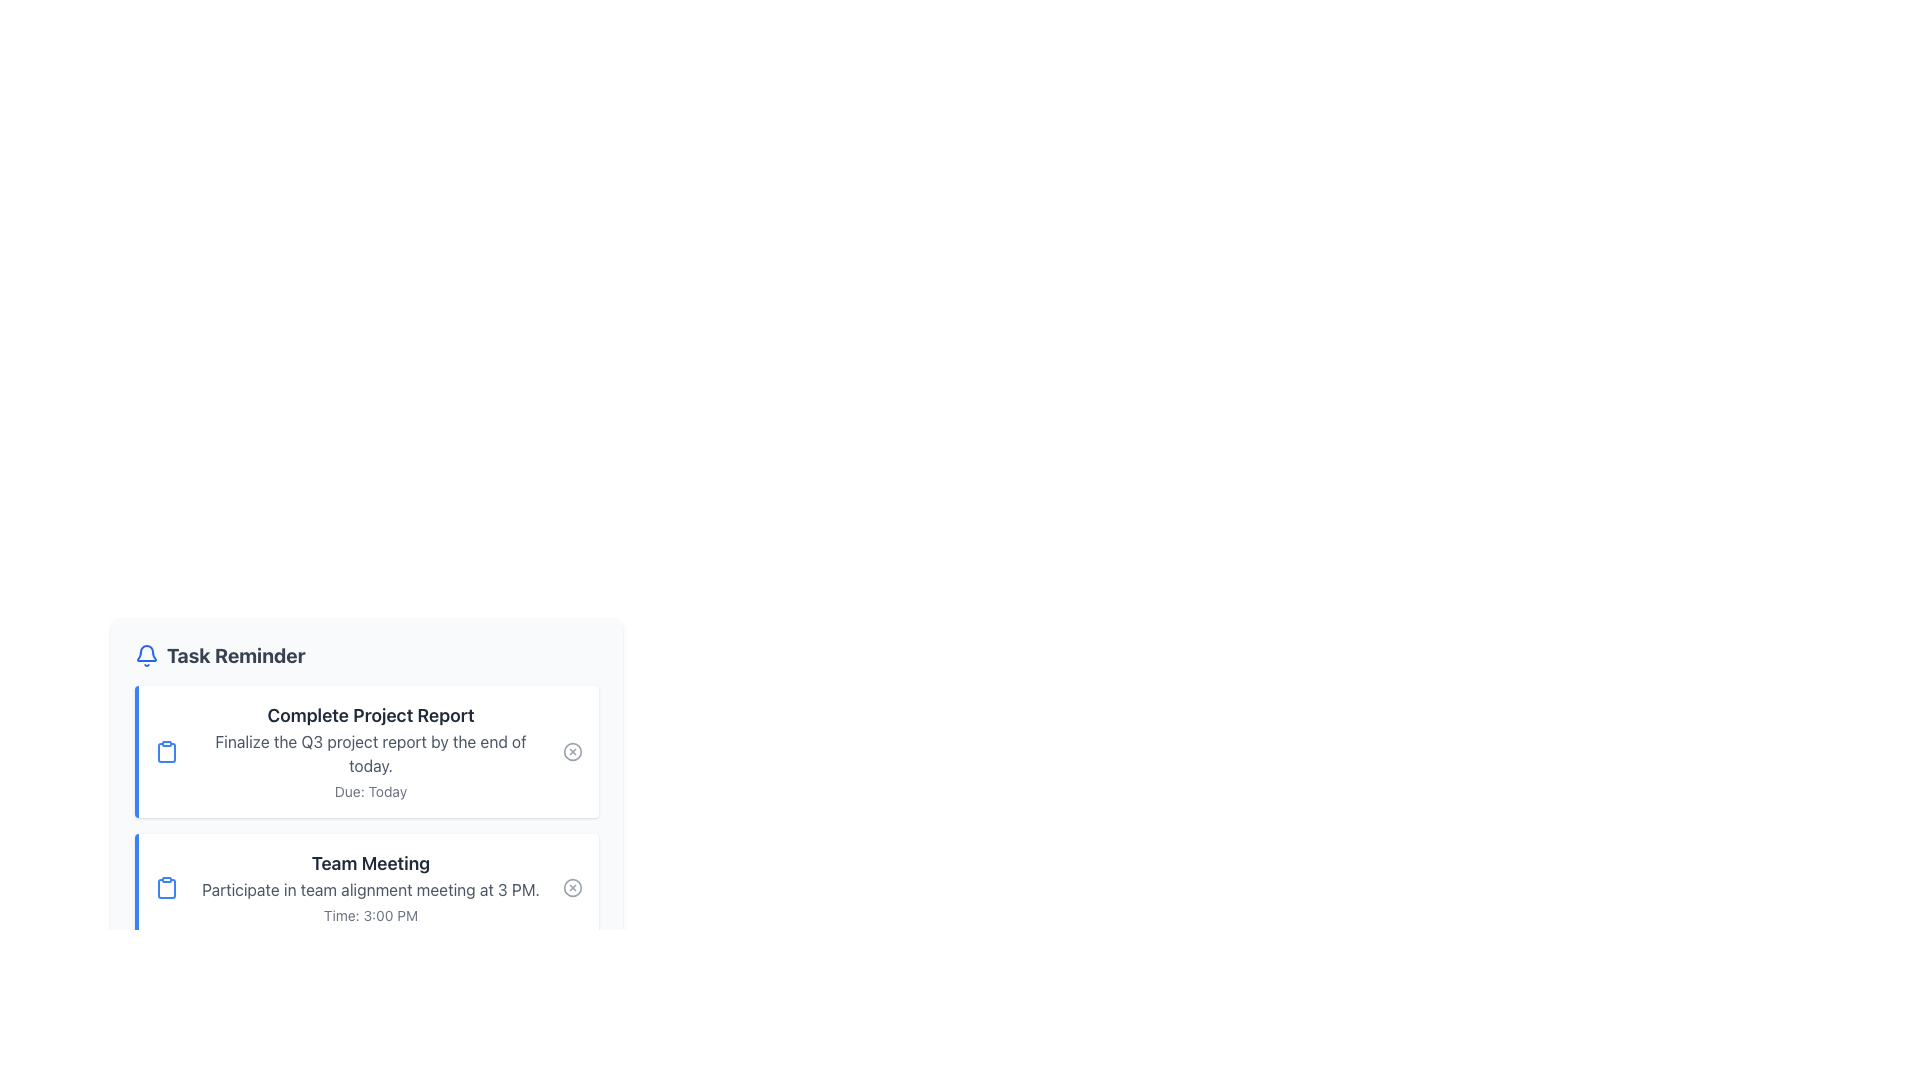 This screenshot has height=1080, width=1920. What do you see at coordinates (146, 655) in the screenshot?
I see `the bell icon located to the immediate left of the 'Task Reminder' text` at bounding box center [146, 655].